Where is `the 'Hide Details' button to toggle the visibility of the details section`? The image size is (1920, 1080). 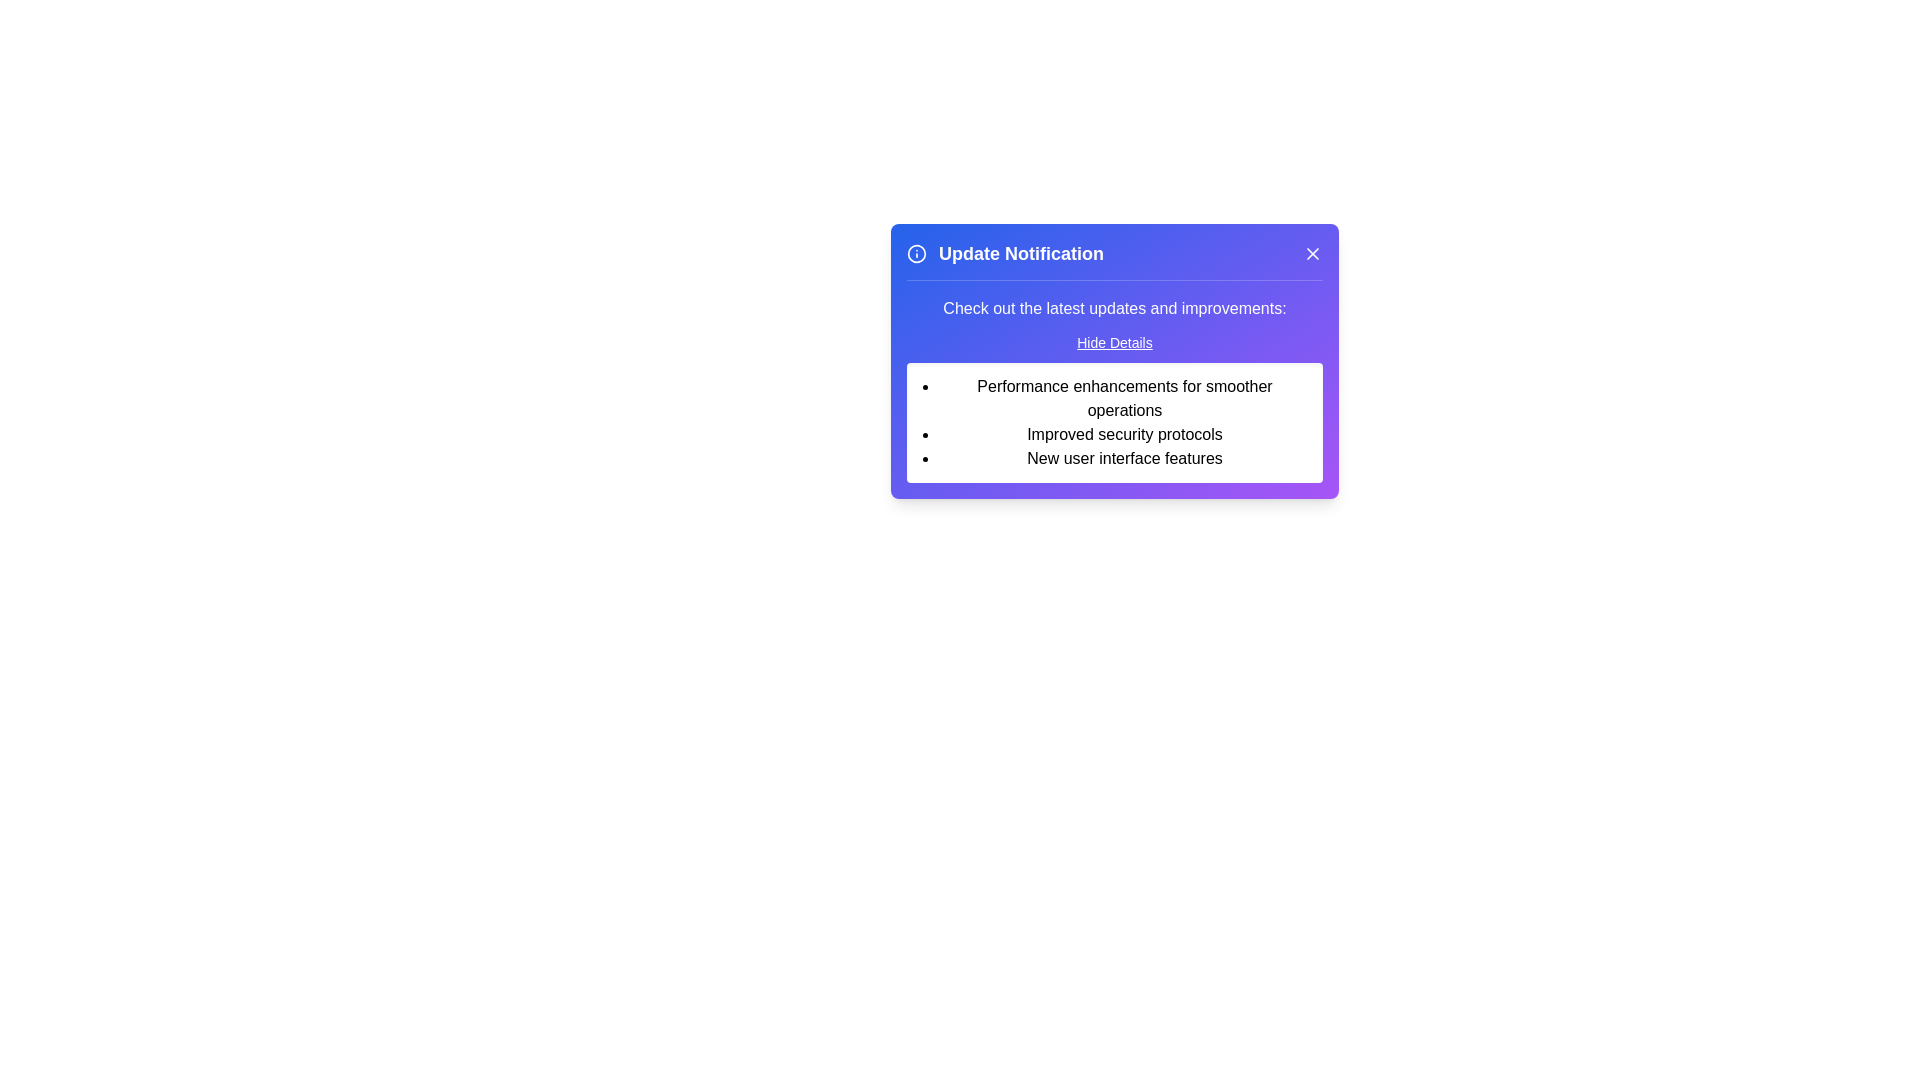 the 'Hide Details' button to toggle the visibility of the details section is located at coordinates (1113, 342).